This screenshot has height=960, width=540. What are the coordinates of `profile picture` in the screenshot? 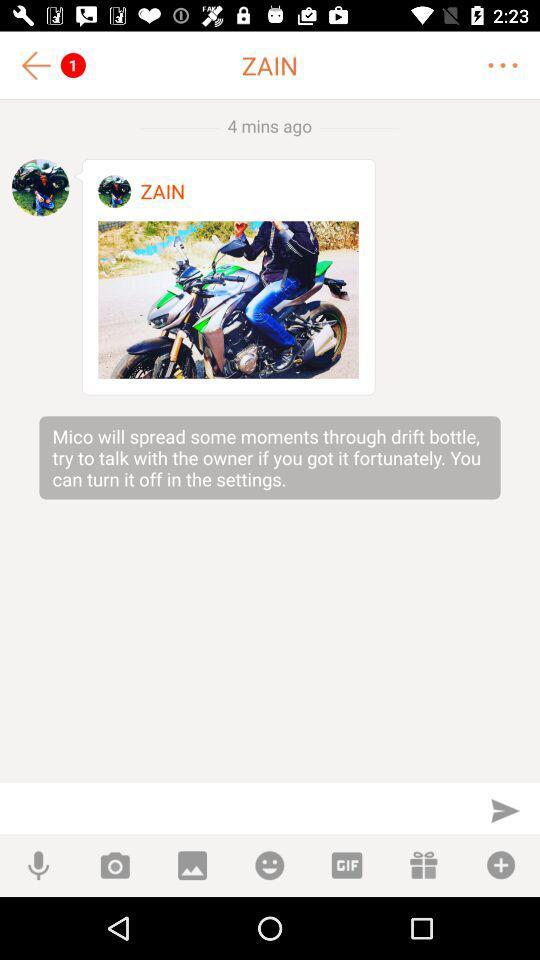 It's located at (114, 191).